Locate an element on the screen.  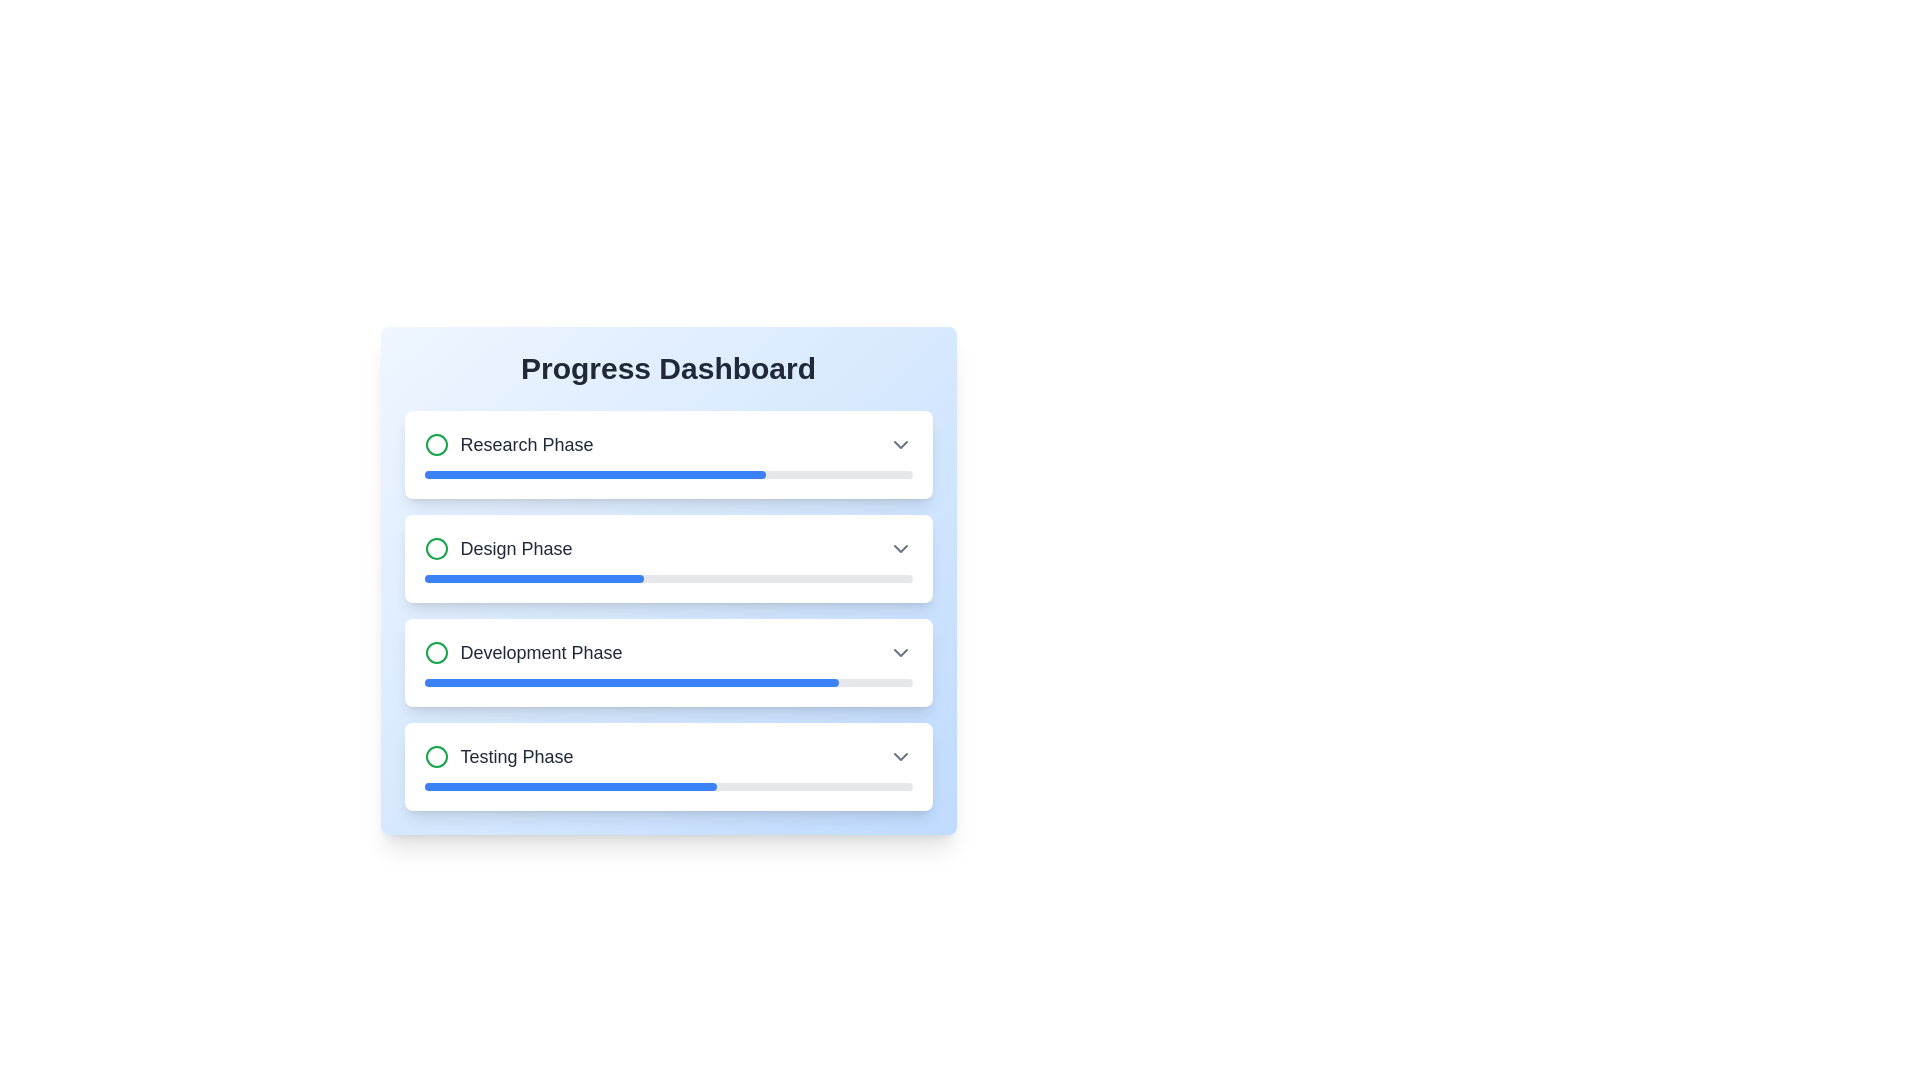
the progress bar that visually represents 60% completion located in the 'Testing Phase' section of the progress dashboard is located at coordinates (569, 785).